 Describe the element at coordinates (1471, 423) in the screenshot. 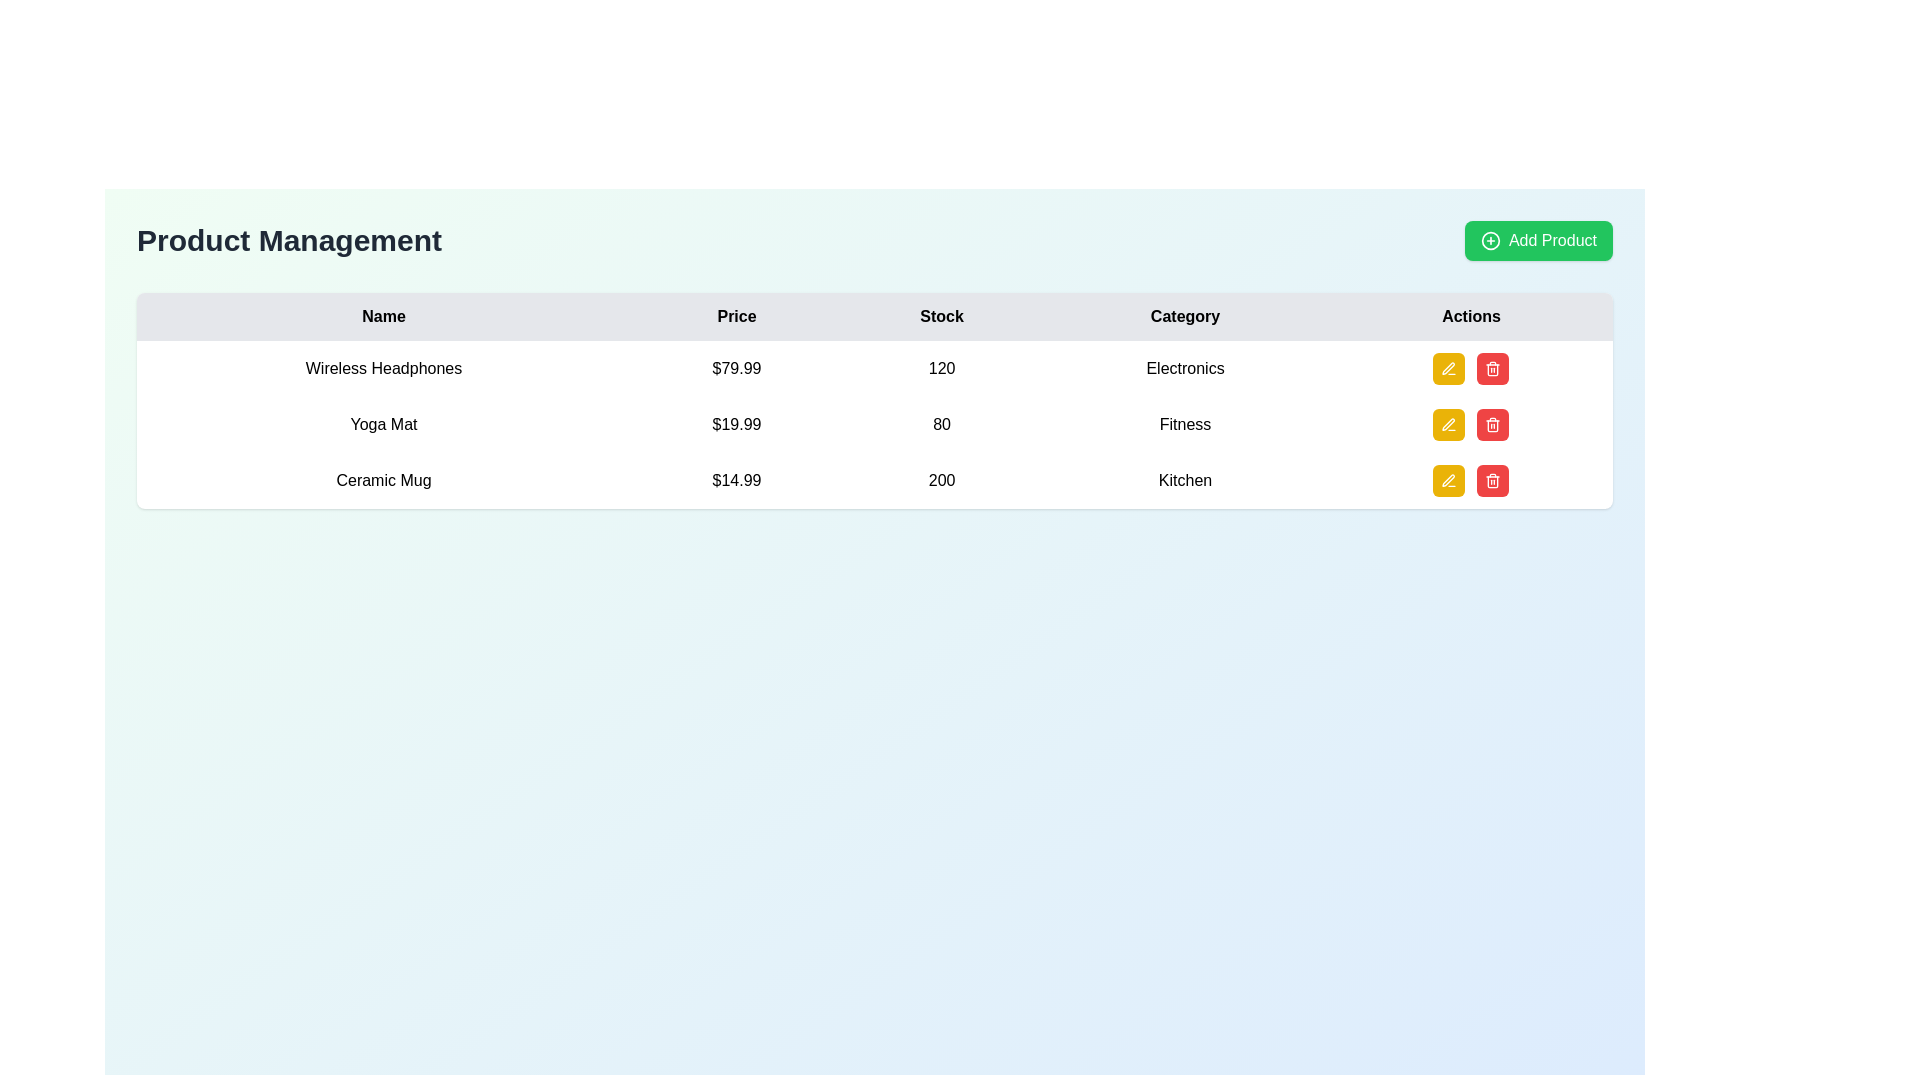

I see `the yellow edit button in the Actions column of the second row of the table` at that location.